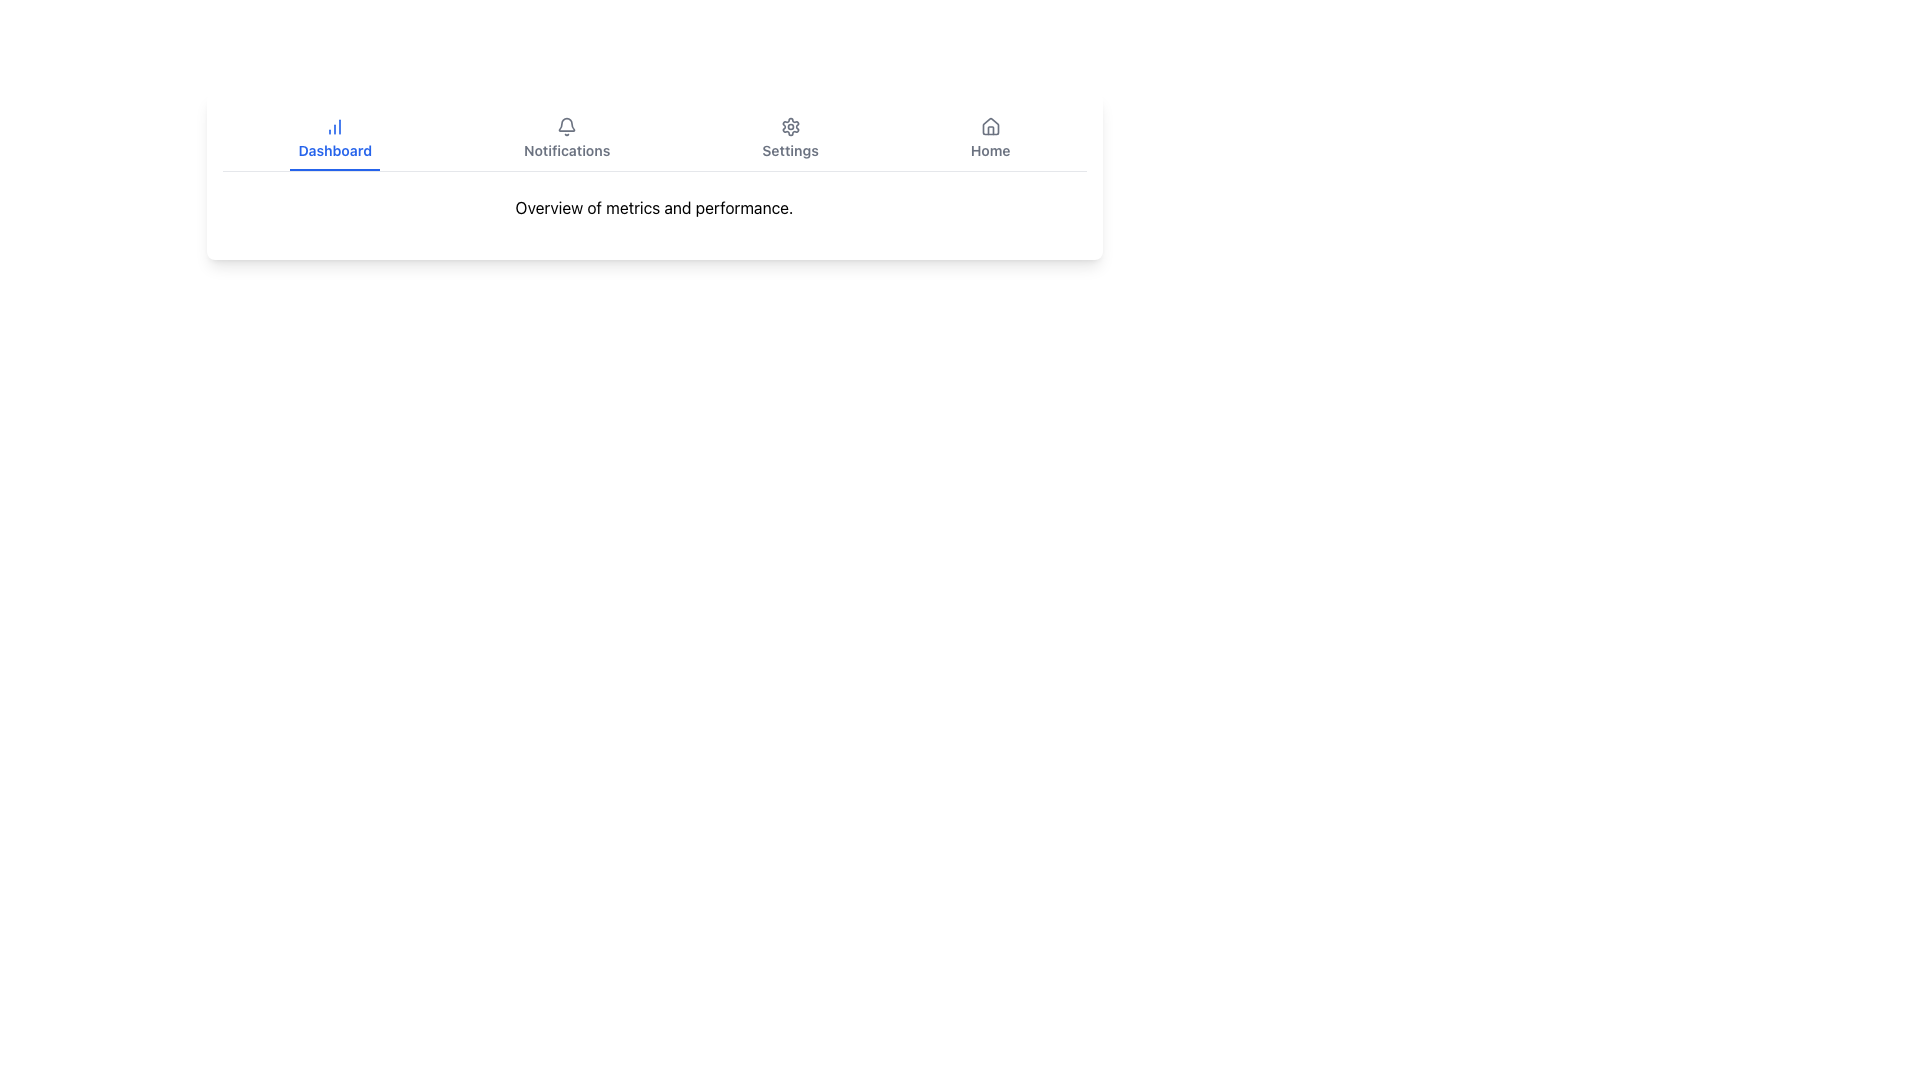  I want to click on the 'Notifications' button, which features a bell icon and is located in the middle of the navigation row, so click(566, 138).